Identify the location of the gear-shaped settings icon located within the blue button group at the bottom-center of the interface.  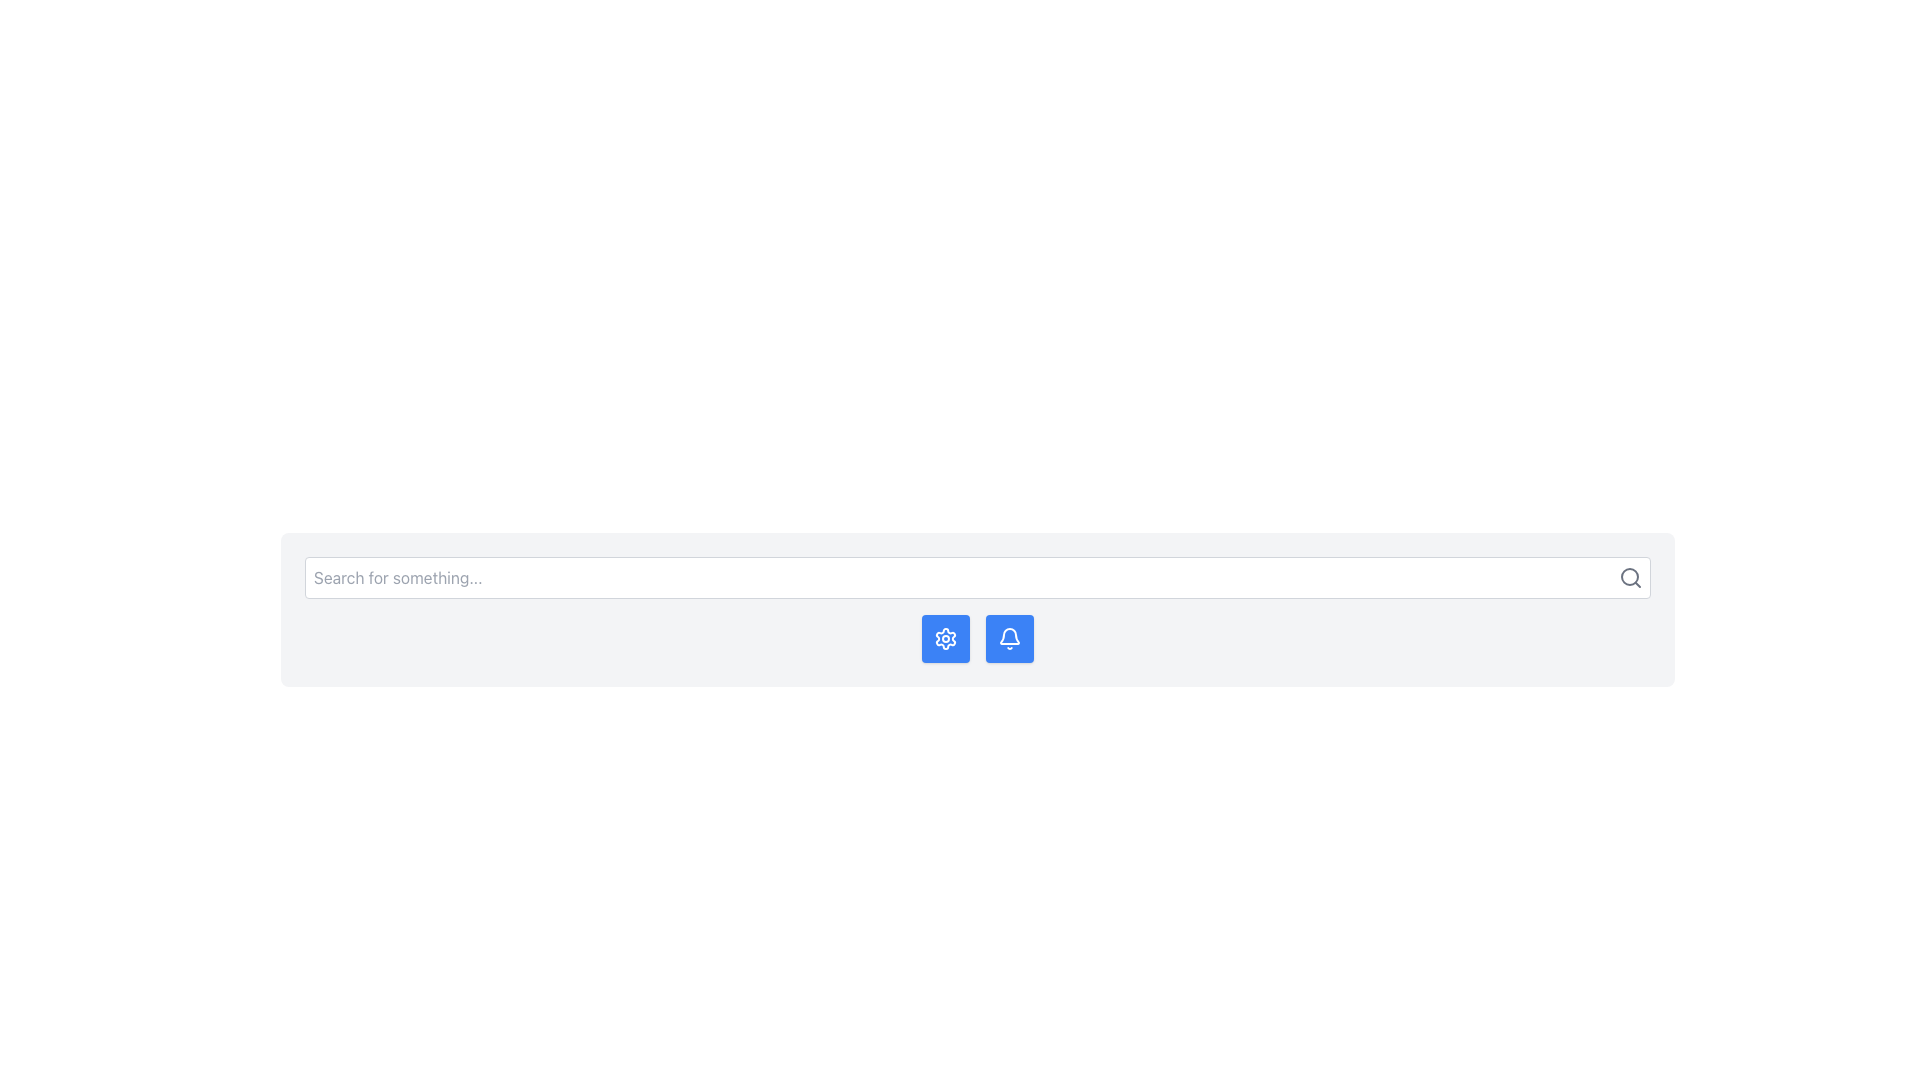
(944, 639).